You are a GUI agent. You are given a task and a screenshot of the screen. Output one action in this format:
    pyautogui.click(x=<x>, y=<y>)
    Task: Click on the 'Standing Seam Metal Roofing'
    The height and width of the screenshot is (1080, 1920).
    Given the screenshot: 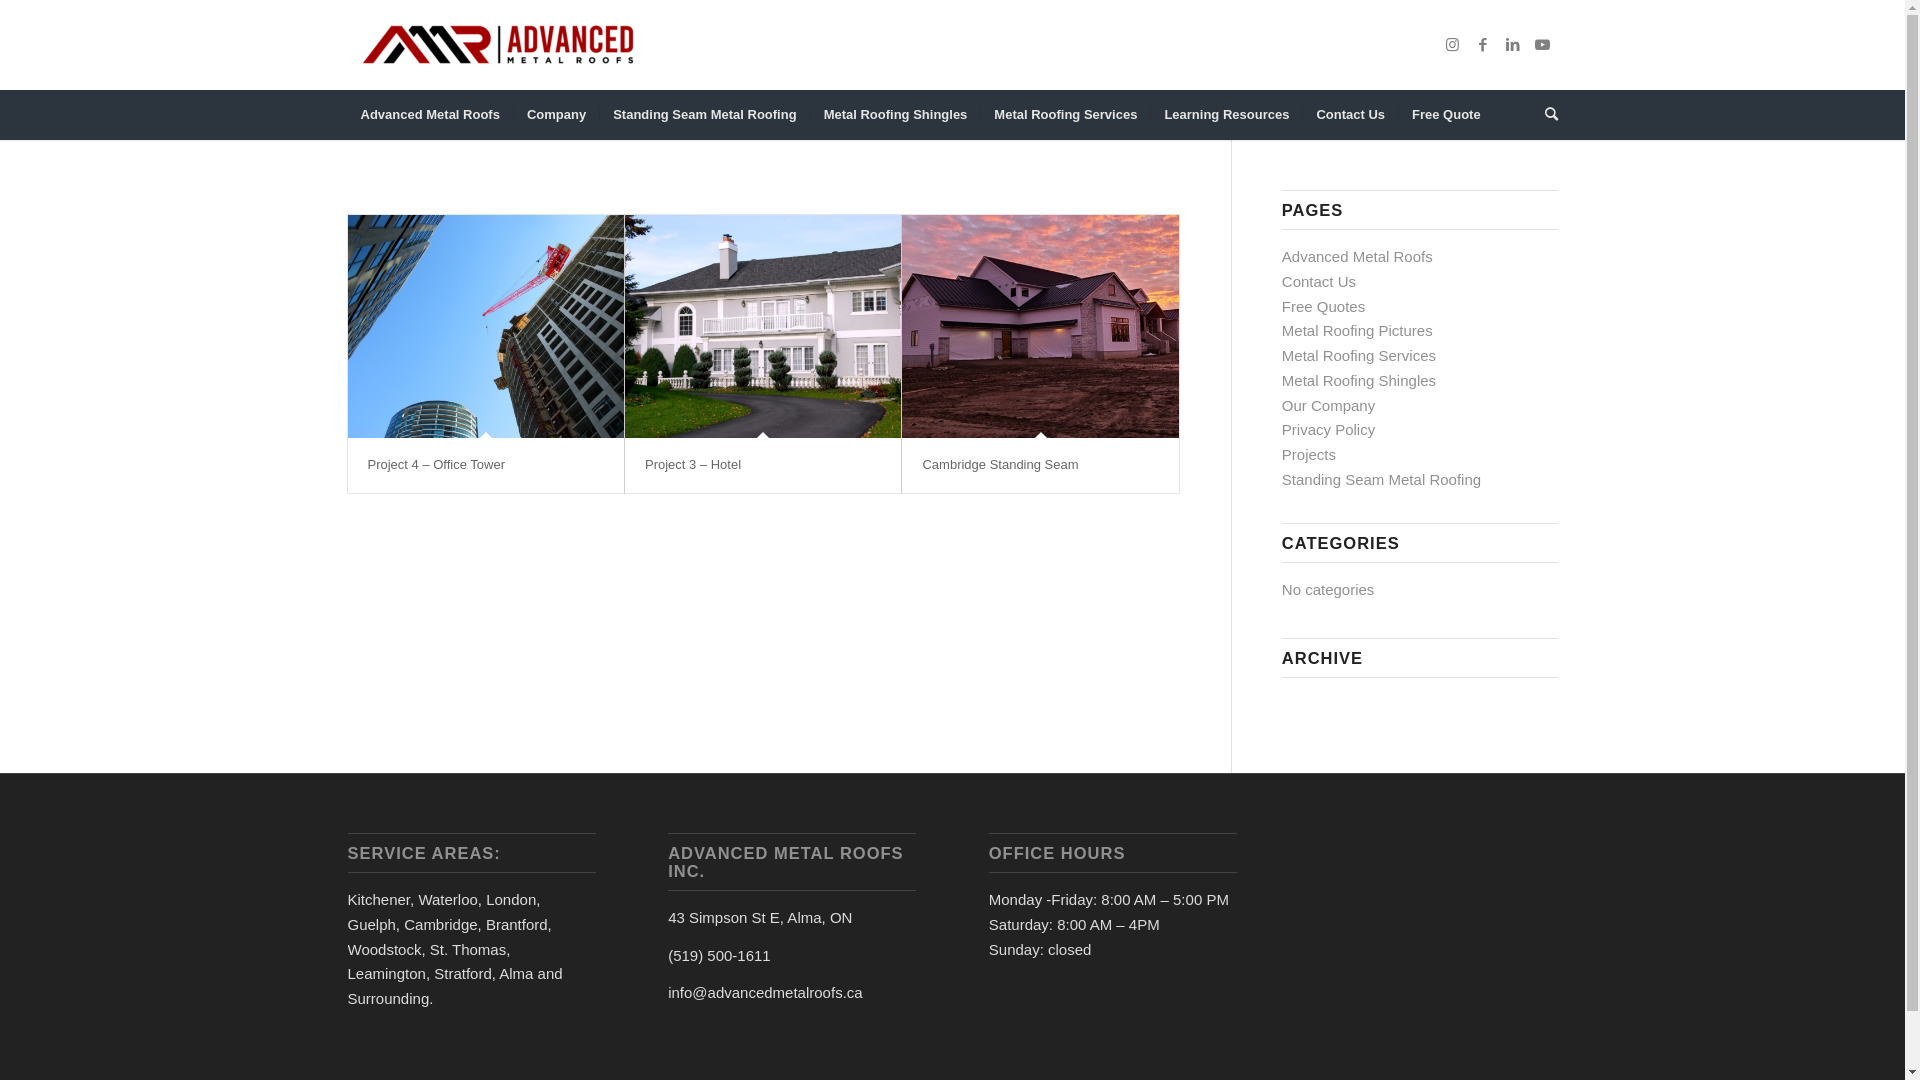 What is the action you would take?
    pyautogui.click(x=1380, y=479)
    